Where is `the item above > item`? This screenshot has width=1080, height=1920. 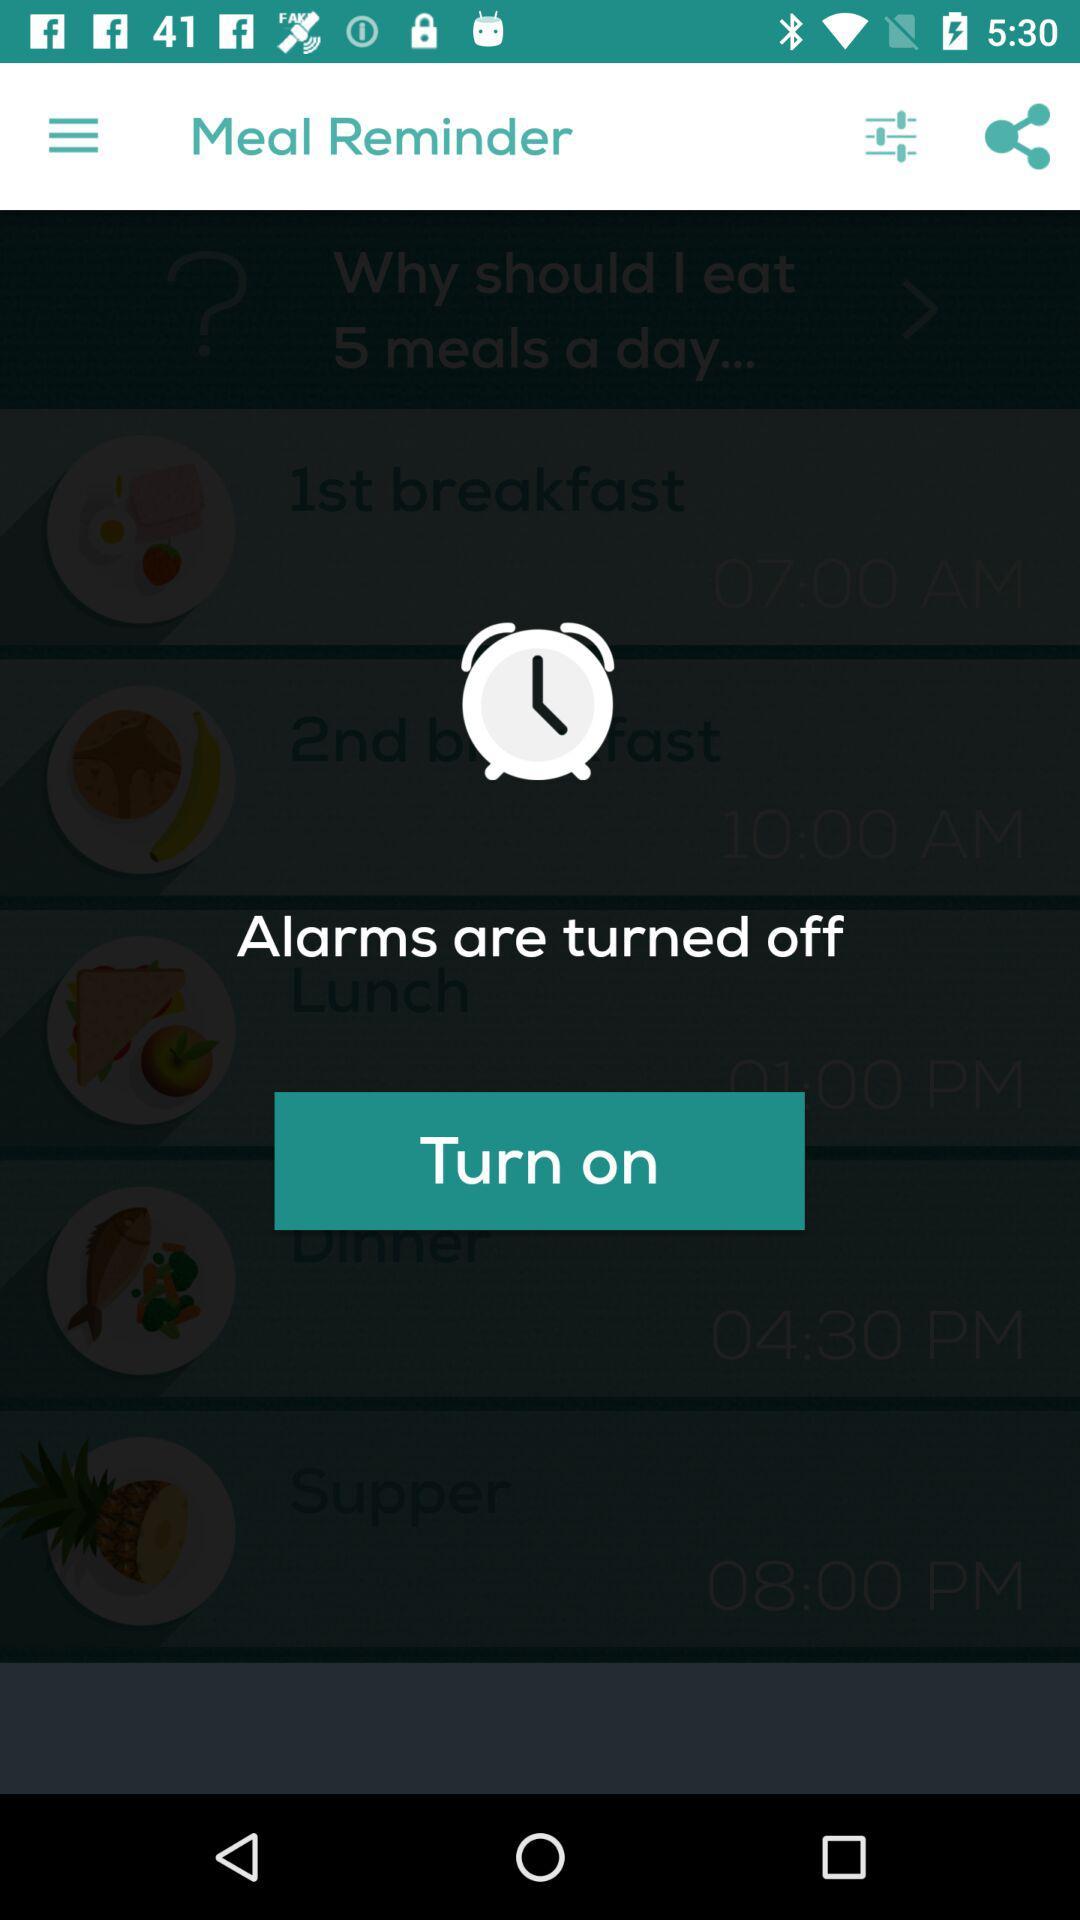
the item above > item is located at coordinates (890, 135).